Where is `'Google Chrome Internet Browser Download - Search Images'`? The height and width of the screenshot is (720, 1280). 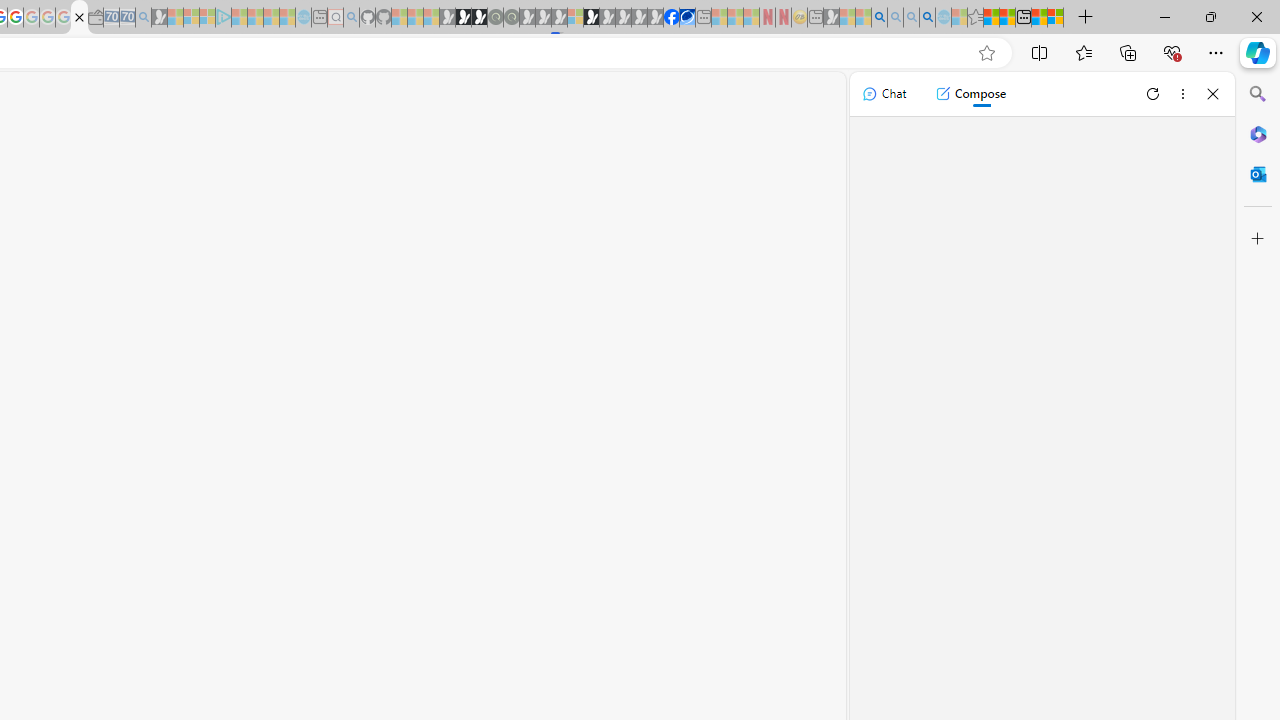 'Google Chrome Internet Browser Download - Search Images' is located at coordinates (927, 17).